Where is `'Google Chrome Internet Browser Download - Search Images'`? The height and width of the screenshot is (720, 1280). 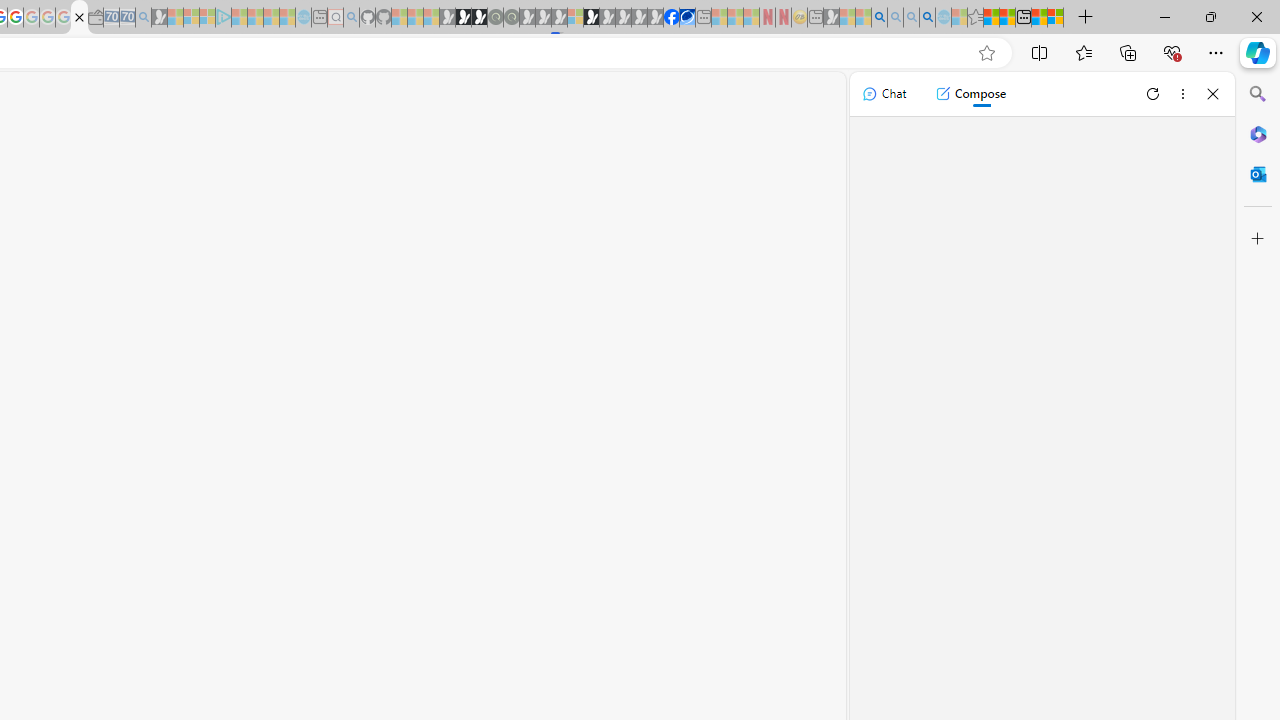 'Google Chrome Internet Browser Download - Search Images' is located at coordinates (927, 17).